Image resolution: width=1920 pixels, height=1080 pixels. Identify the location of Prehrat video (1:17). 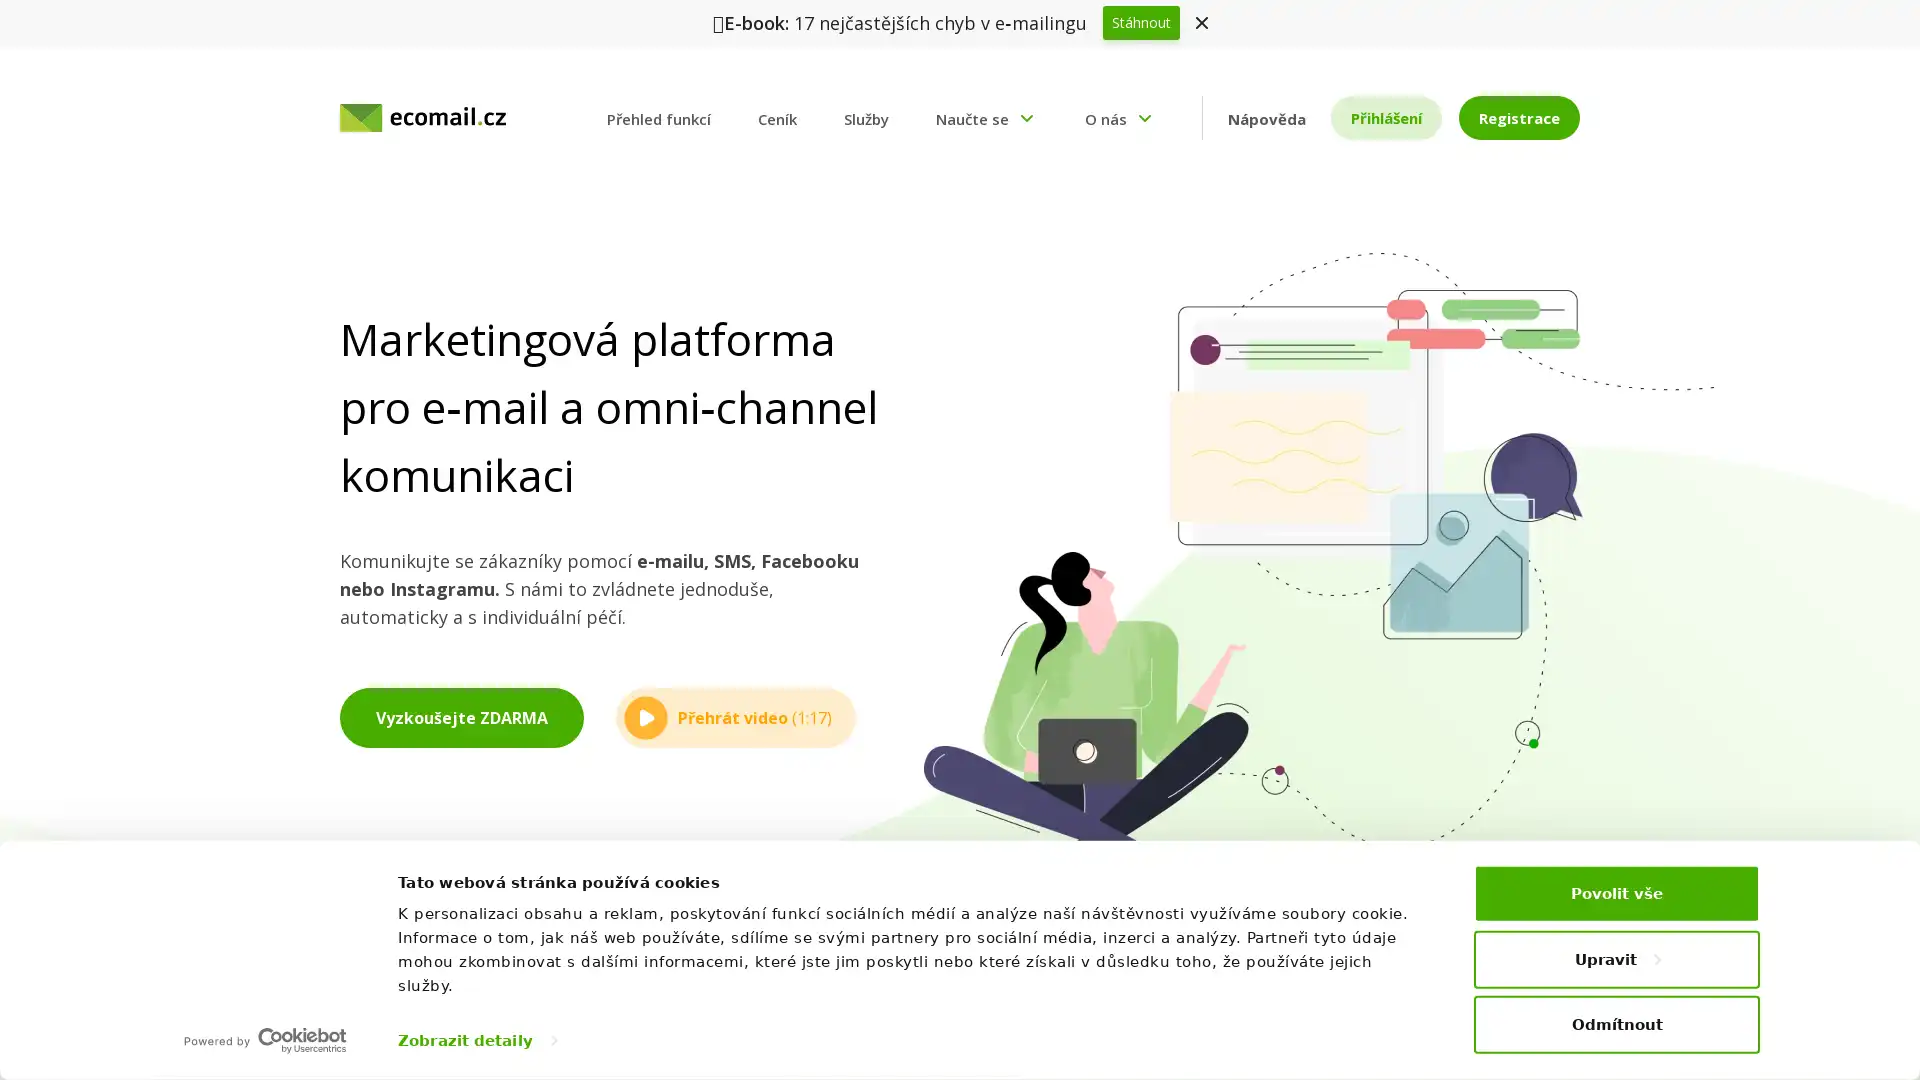
(734, 716).